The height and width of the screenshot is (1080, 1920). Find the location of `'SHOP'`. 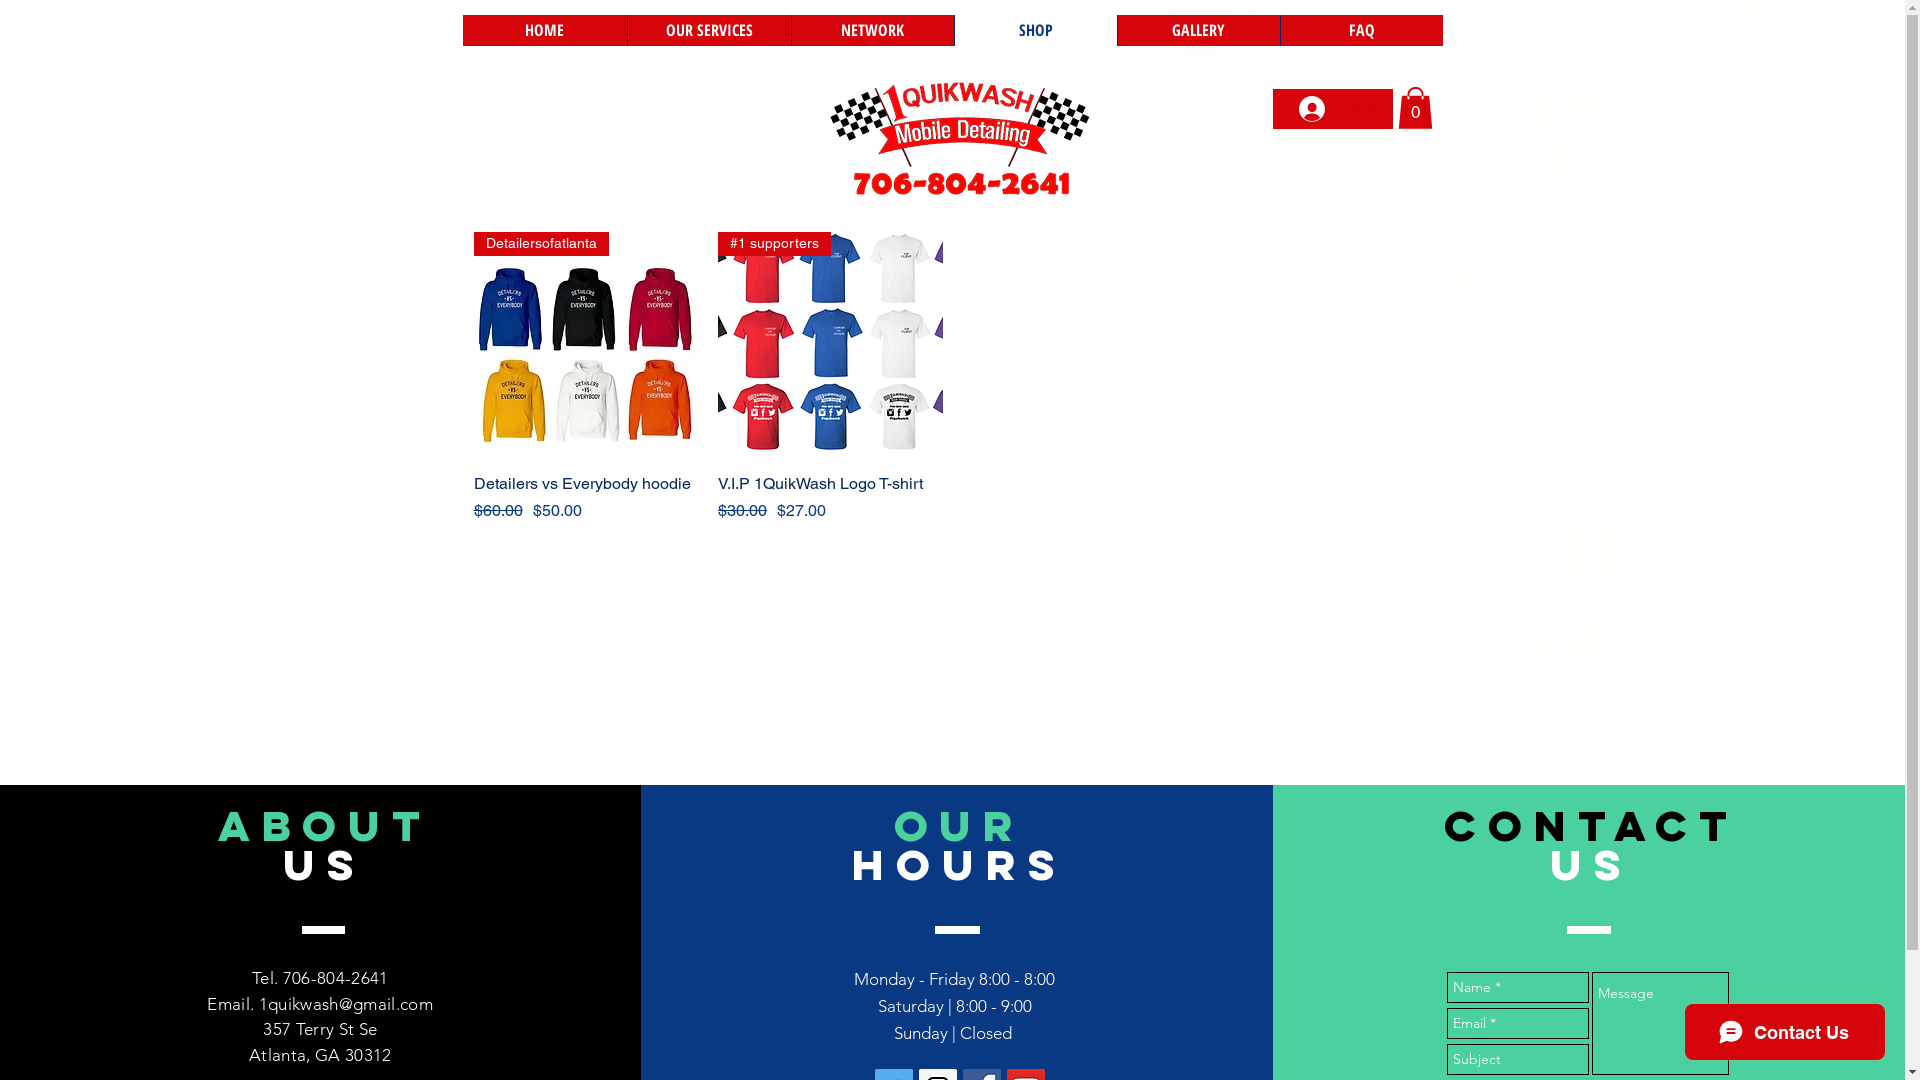

'SHOP' is located at coordinates (1035, 30).